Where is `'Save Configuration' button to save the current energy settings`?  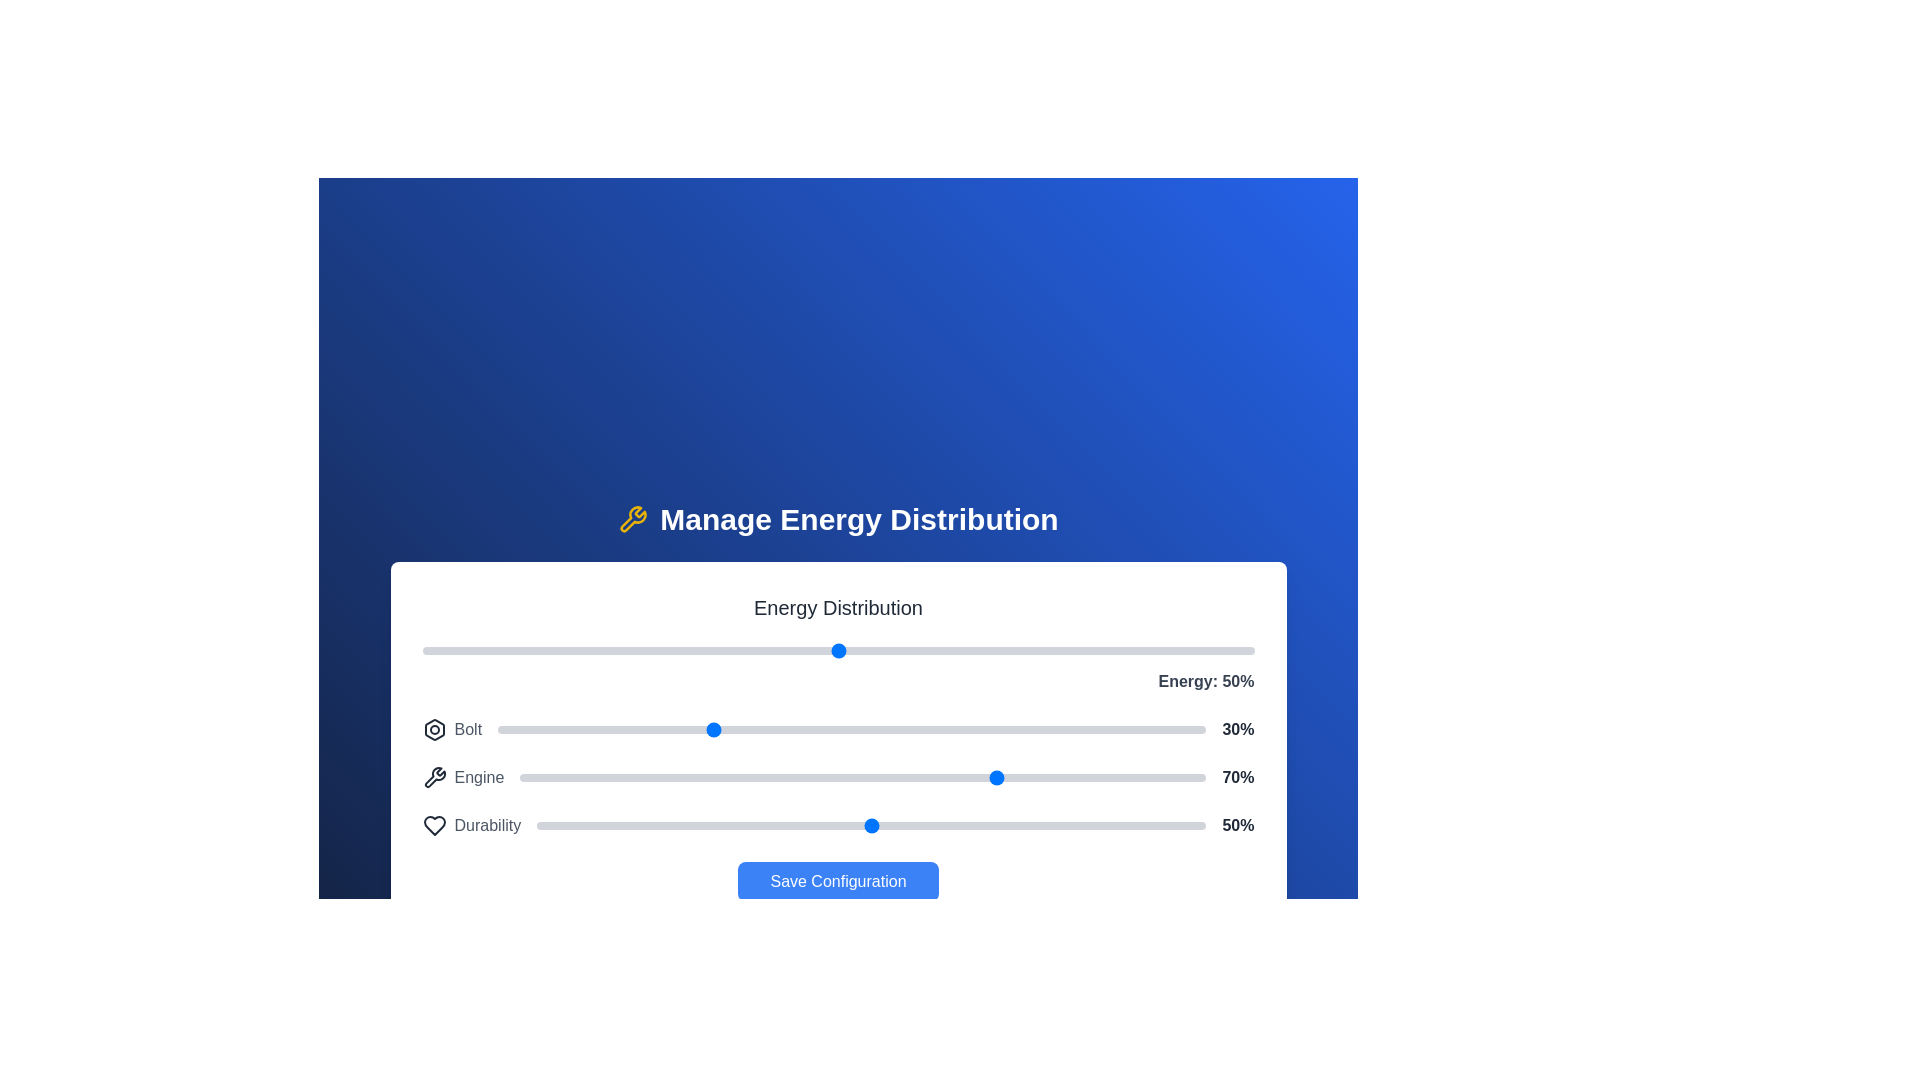
'Save Configuration' button to save the current energy settings is located at coordinates (838, 881).